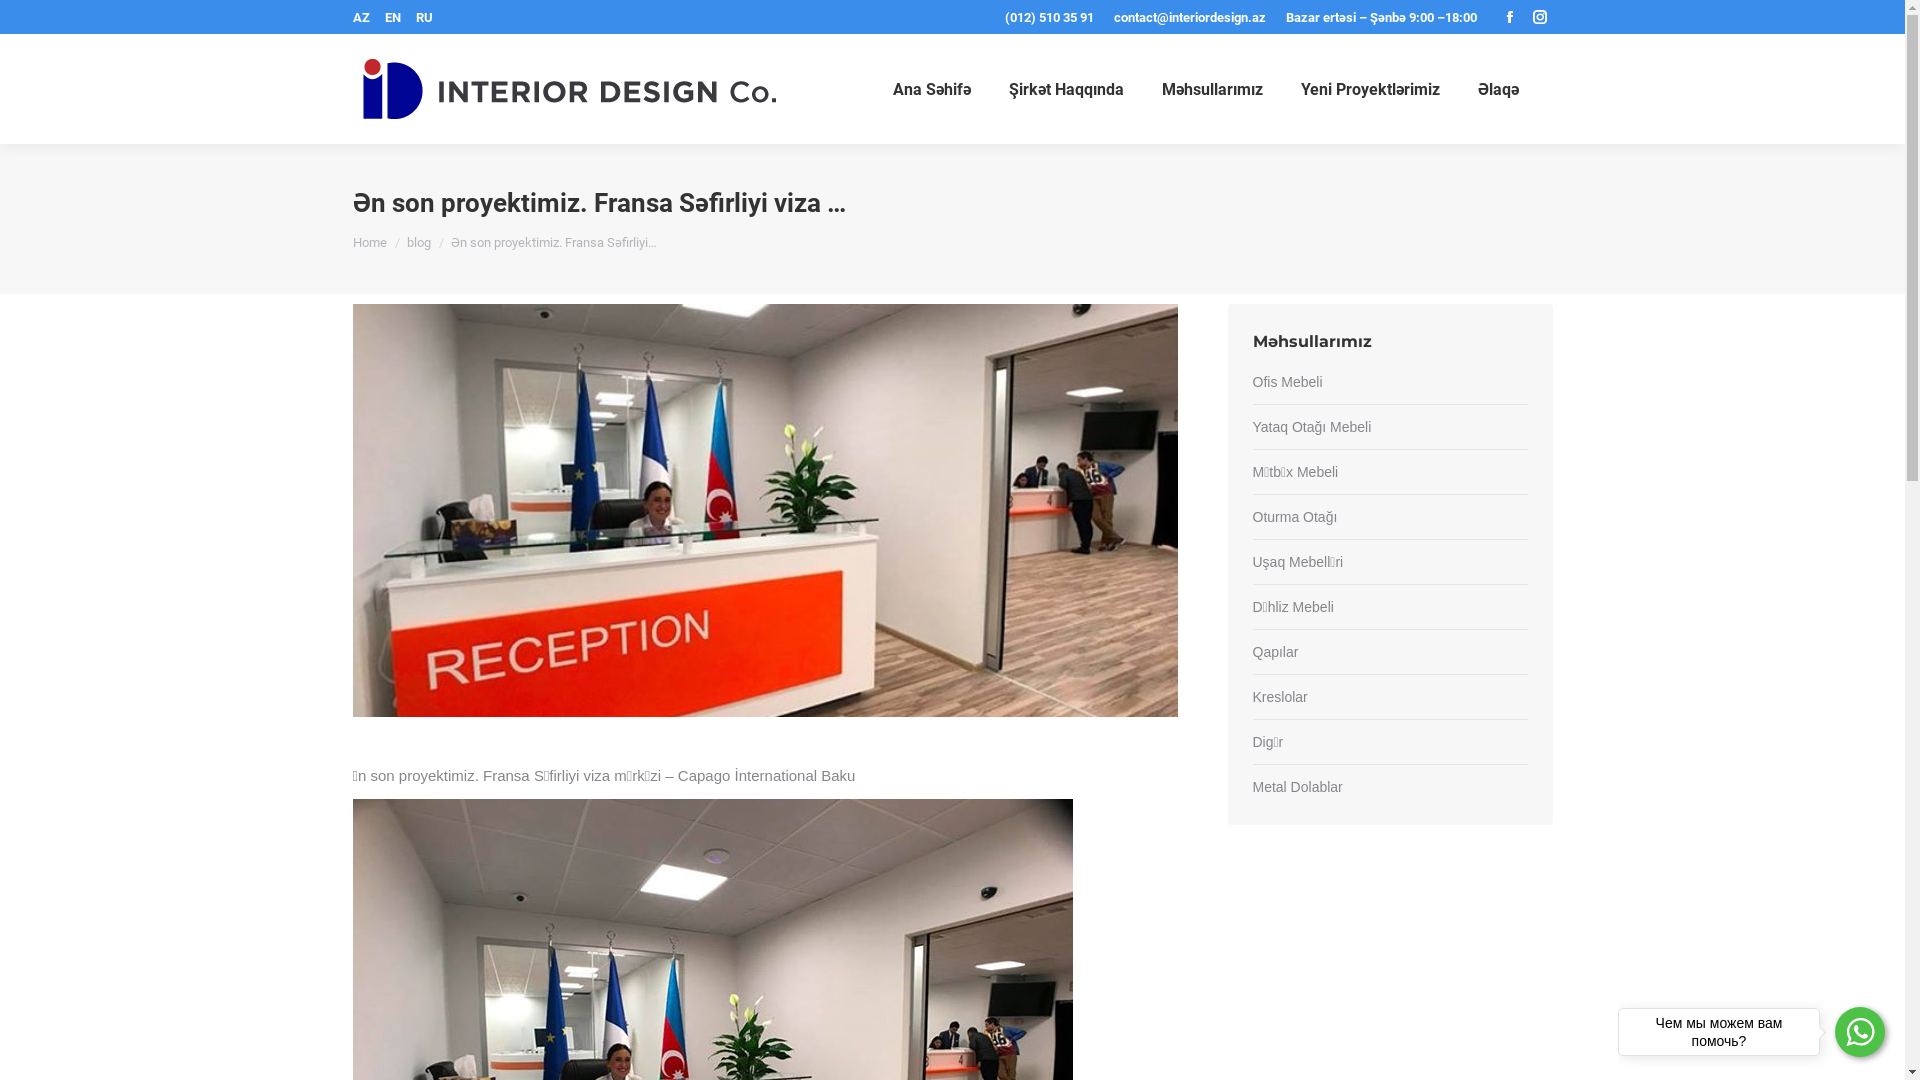 This screenshot has width=1920, height=1080. I want to click on 'AZ', so click(360, 17).